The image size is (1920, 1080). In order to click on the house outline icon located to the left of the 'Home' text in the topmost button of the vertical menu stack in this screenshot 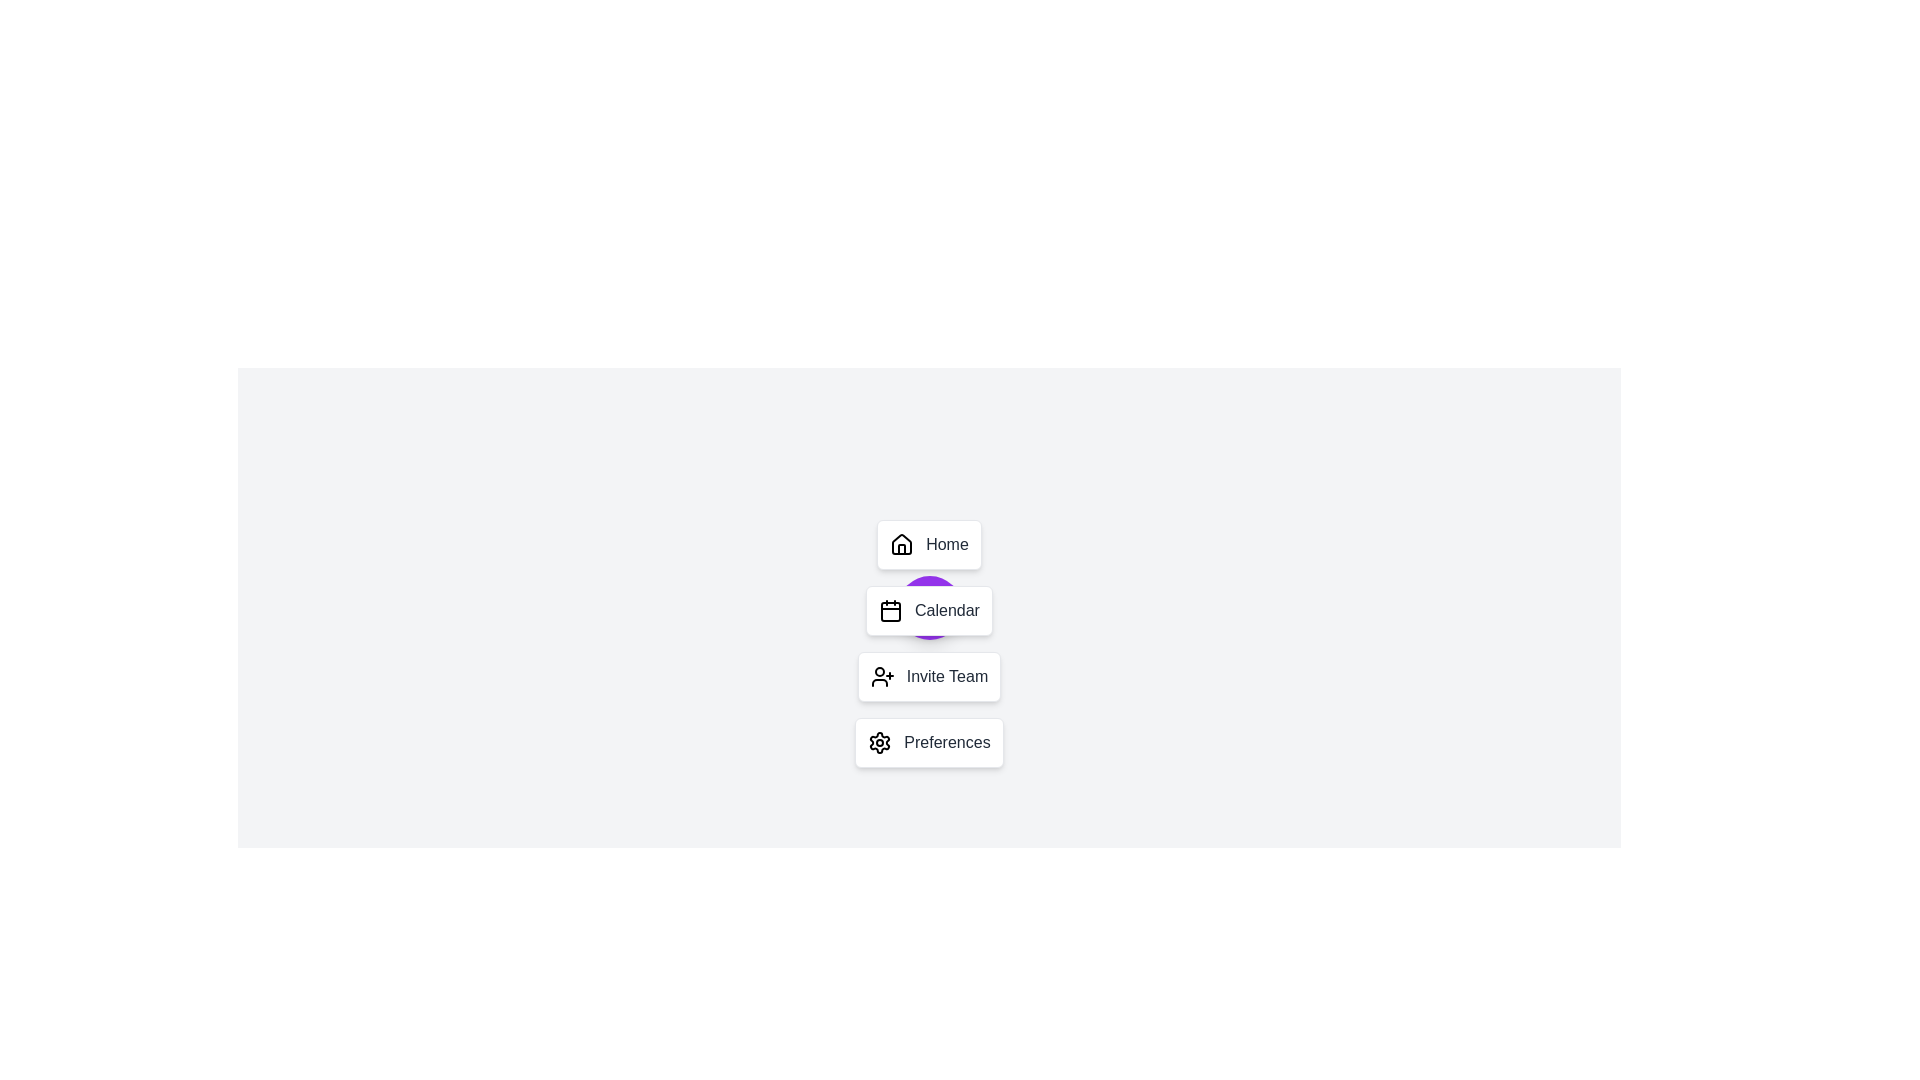, I will do `click(901, 544)`.